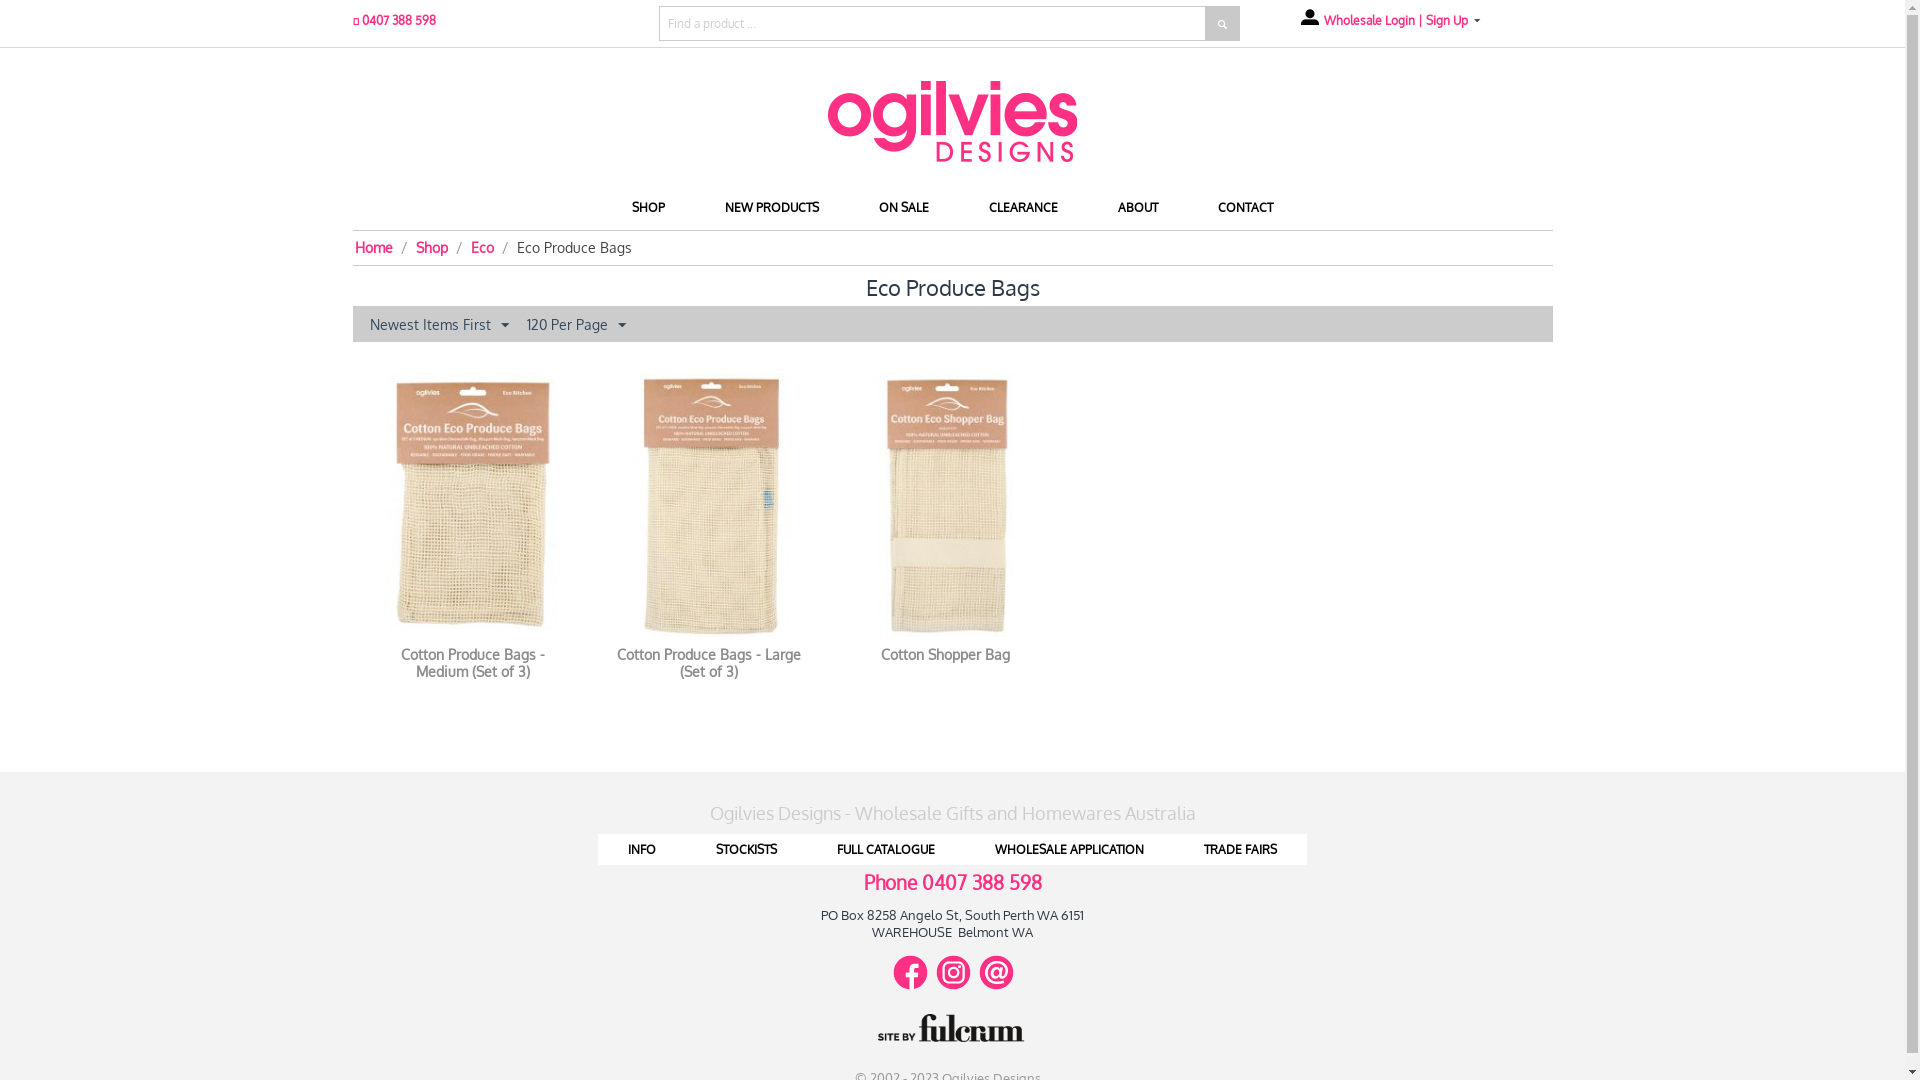  Describe the element at coordinates (648, 207) in the screenshot. I see `'SHOP'` at that location.